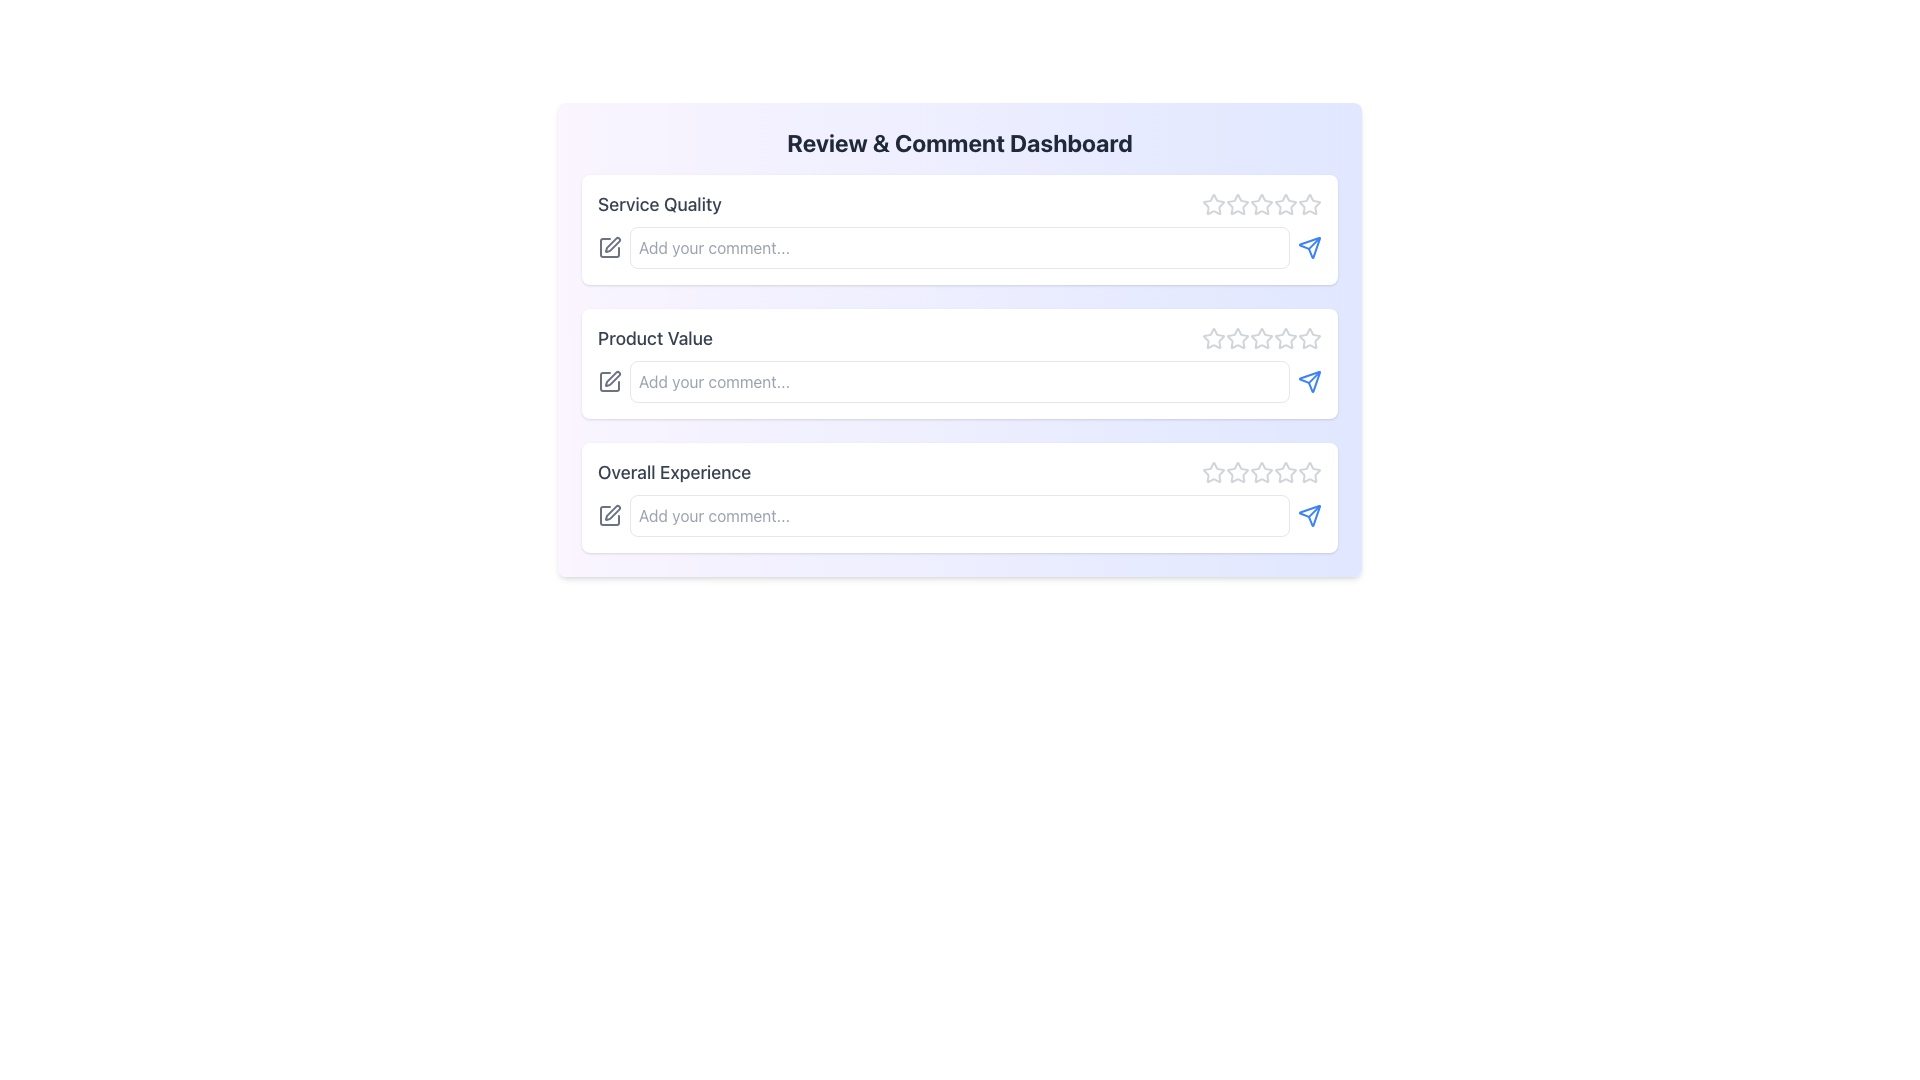  Describe the element at coordinates (1237, 337) in the screenshot. I see `the second star in the ratings section, which is outlined in light gray` at that location.